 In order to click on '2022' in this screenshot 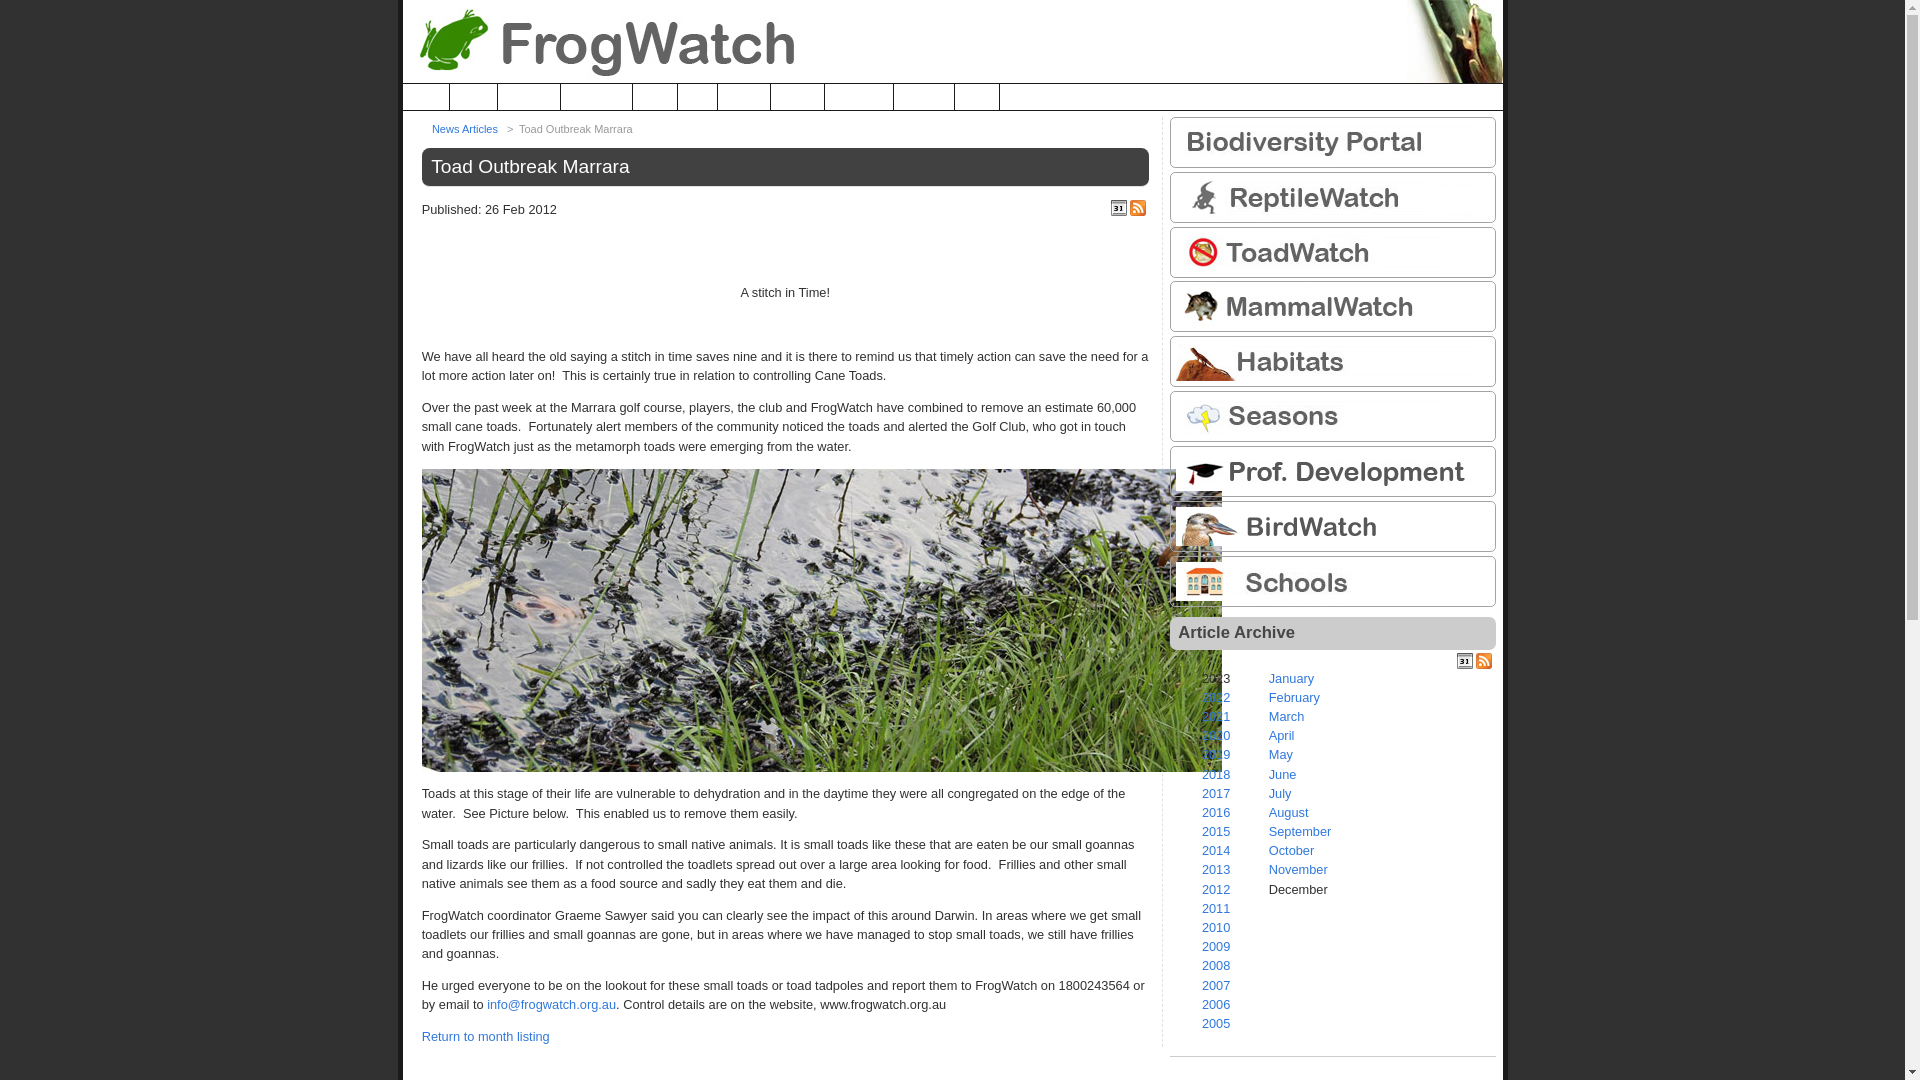, I will do `click(1214, 696)`.